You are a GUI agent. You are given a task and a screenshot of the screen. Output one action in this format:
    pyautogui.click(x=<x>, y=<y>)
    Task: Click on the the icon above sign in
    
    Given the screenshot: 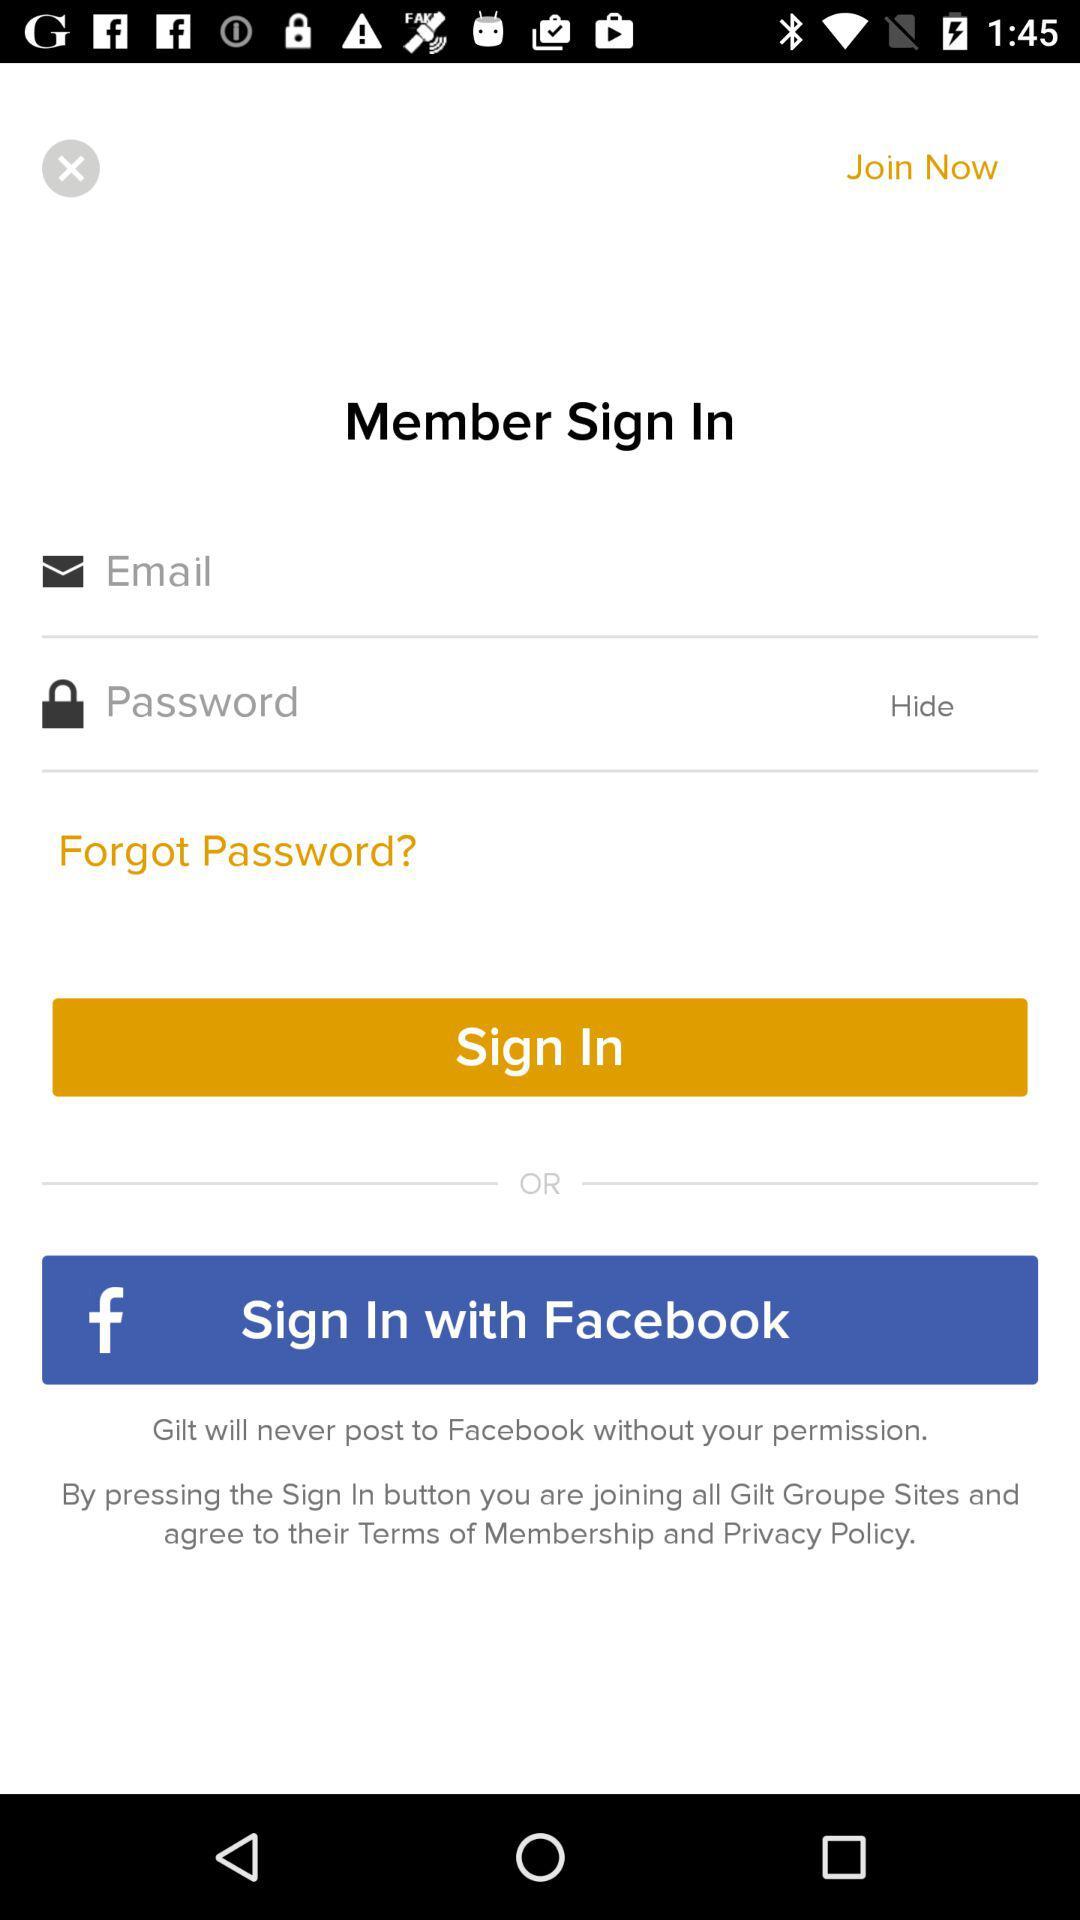 What is the action you would take?
    pyautogui.click(x=236, y=851)
    